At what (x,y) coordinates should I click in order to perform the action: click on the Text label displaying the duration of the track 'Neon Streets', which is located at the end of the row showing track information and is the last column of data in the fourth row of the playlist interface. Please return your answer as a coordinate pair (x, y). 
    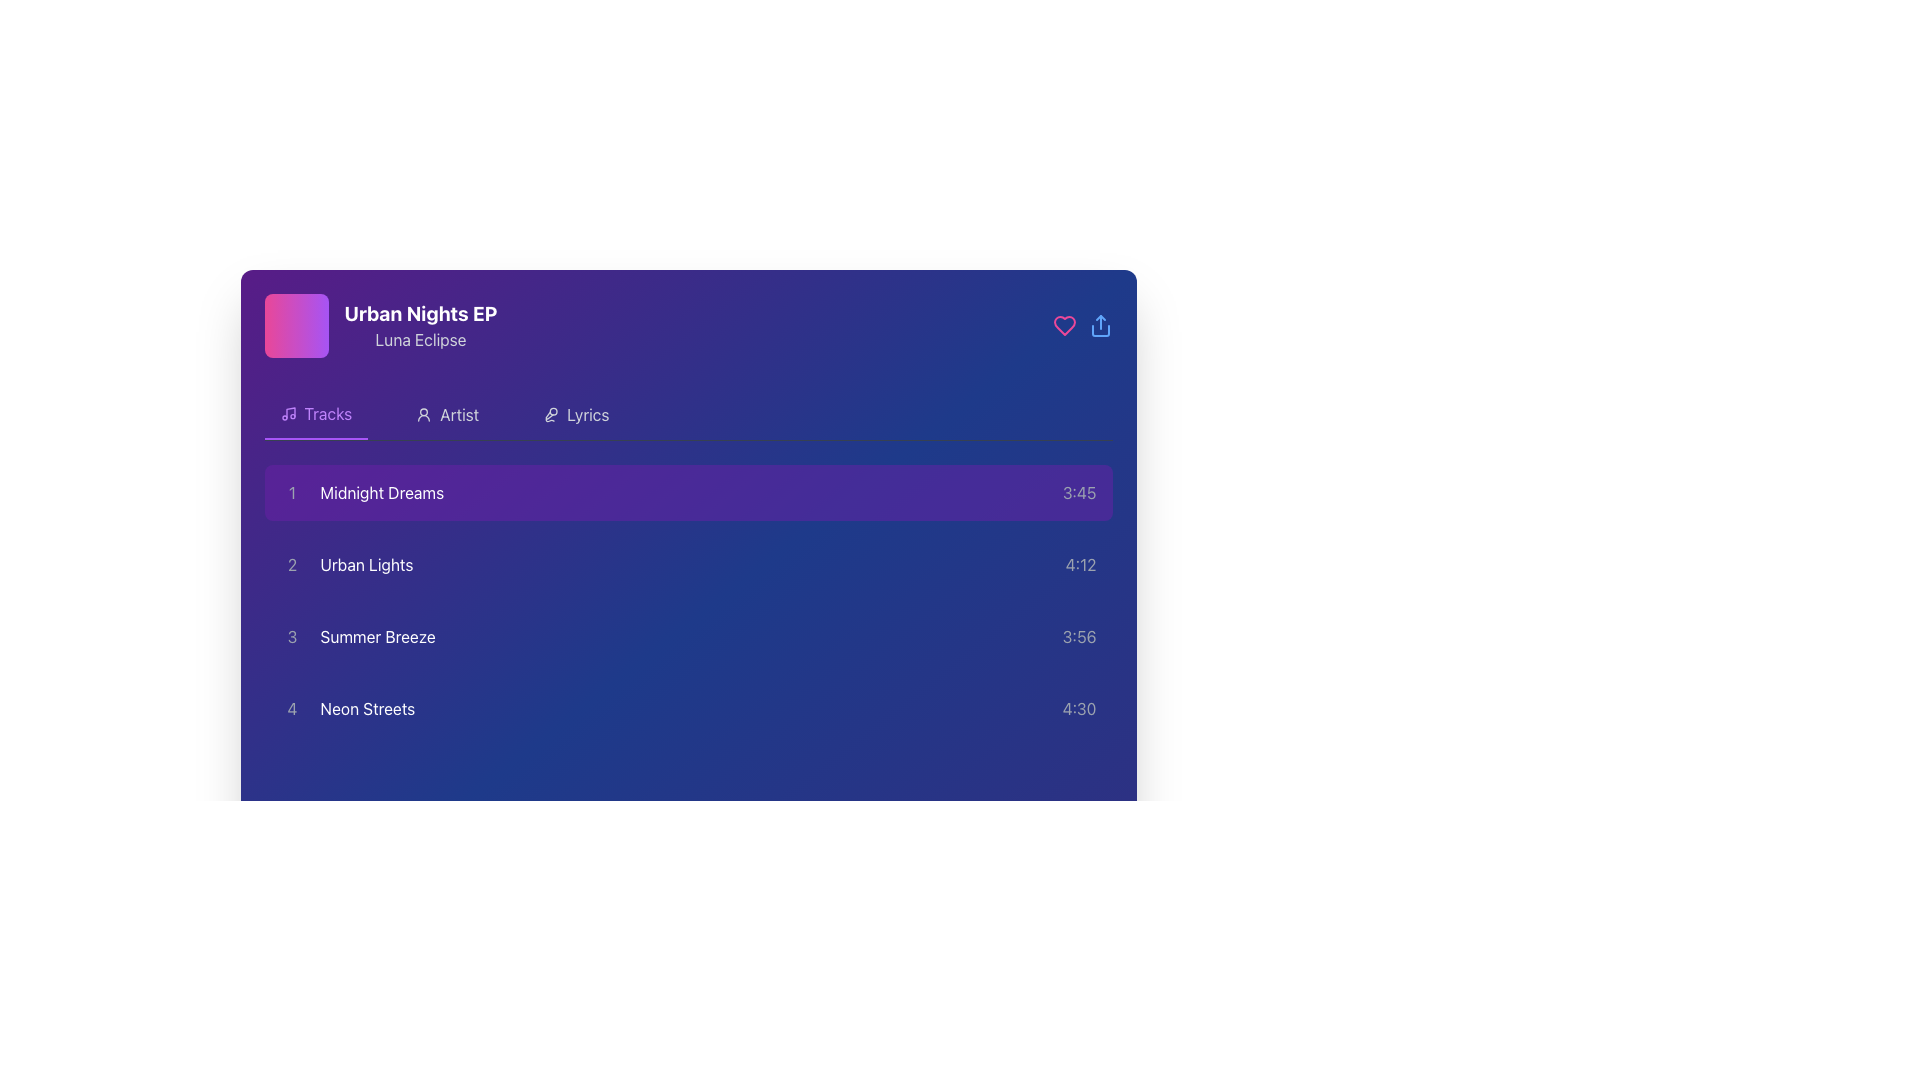
    Looking at the image, I should click on (1078, 708).